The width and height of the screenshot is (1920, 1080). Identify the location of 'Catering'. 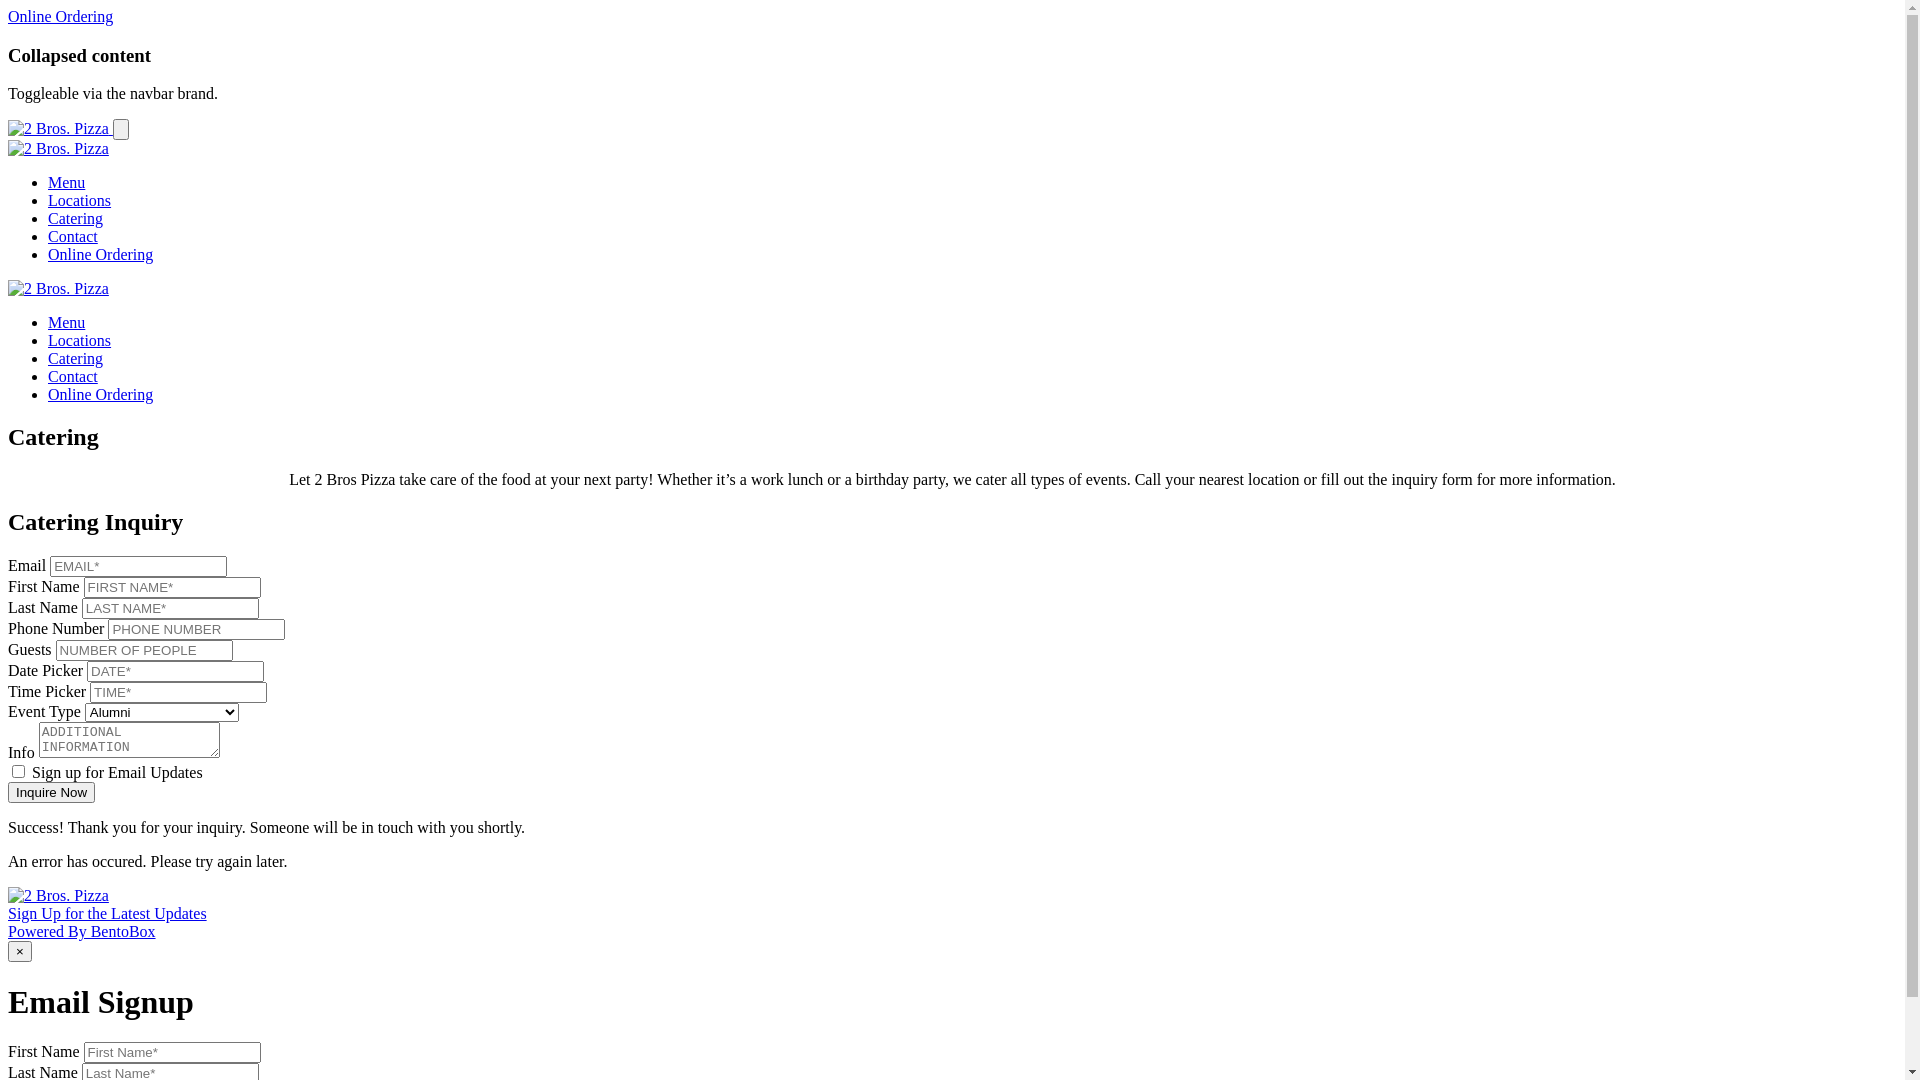
(75, 357).